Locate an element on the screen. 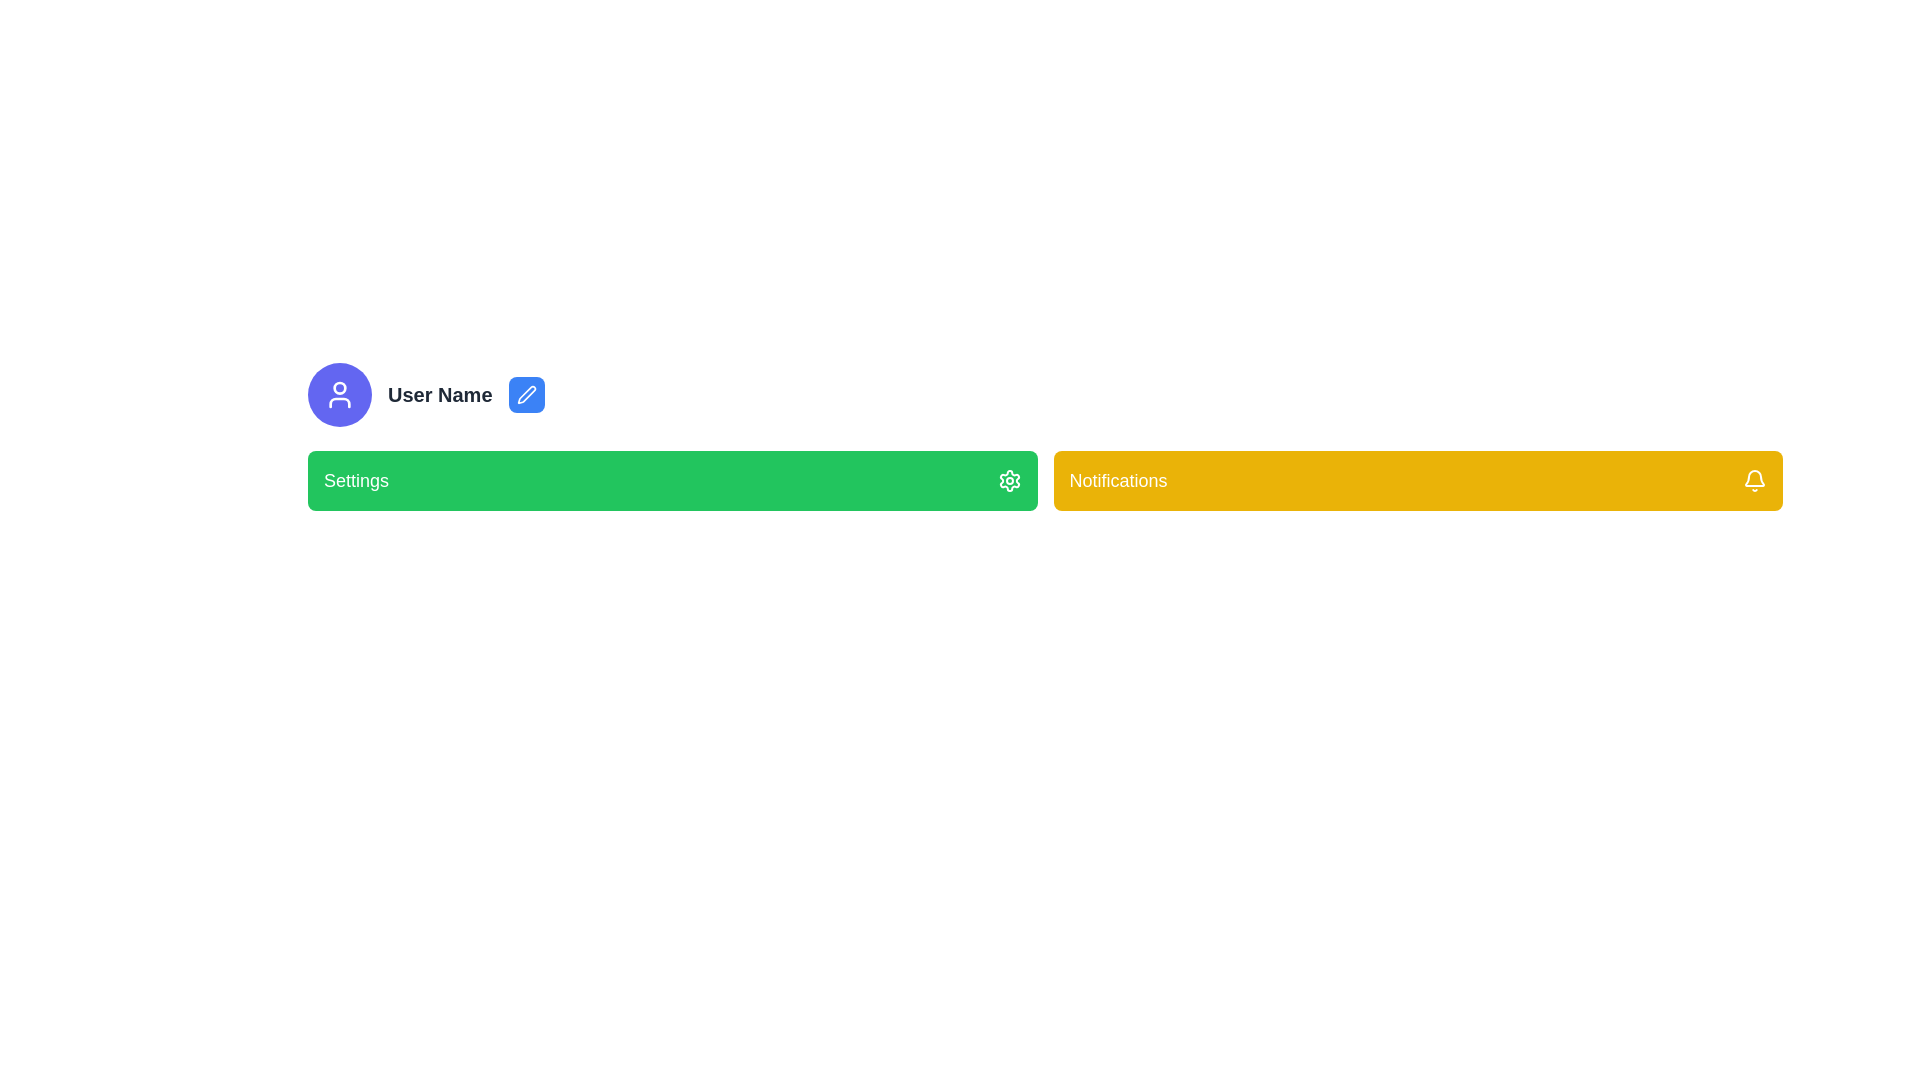  the settings button located on the left side of the two-column layout grid to change its background color is located at coordinates (672, 481).